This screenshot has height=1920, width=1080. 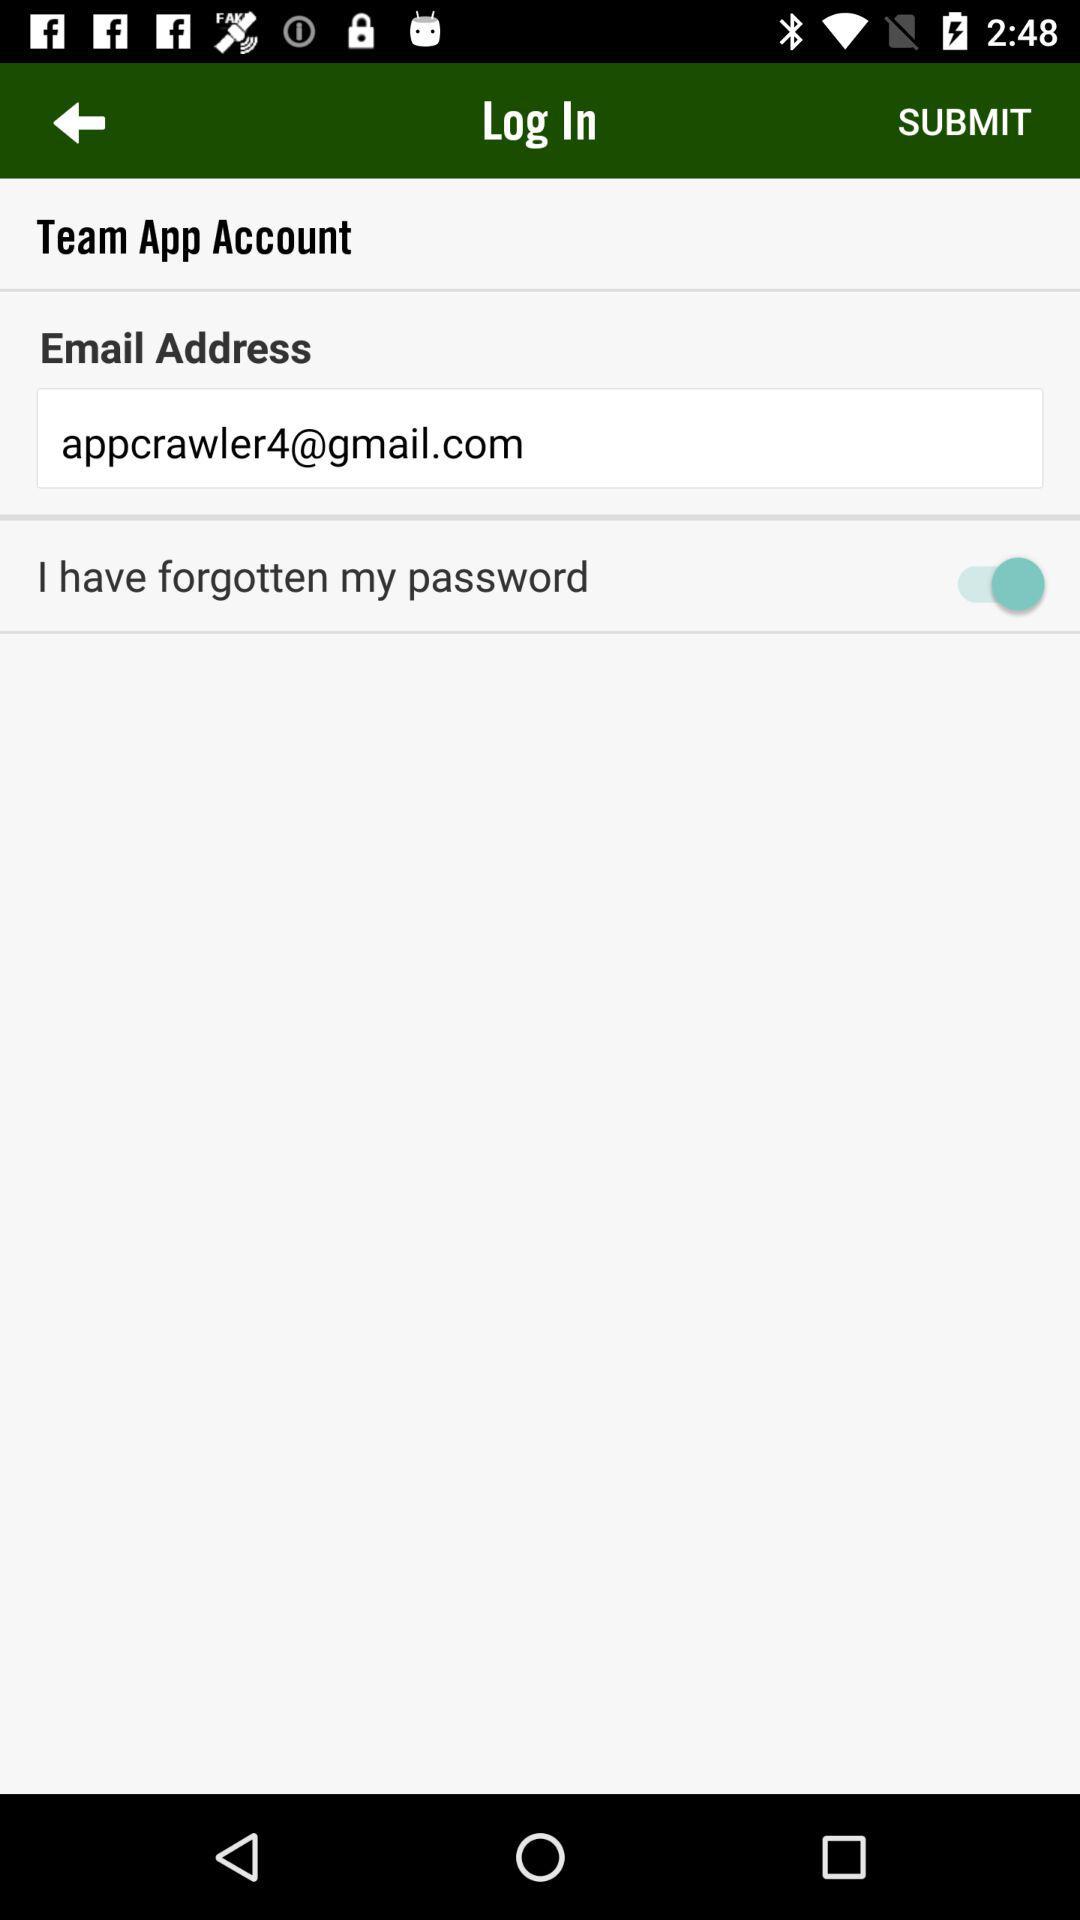 I want to click on the icon at the center, so click(x=540, y=670).